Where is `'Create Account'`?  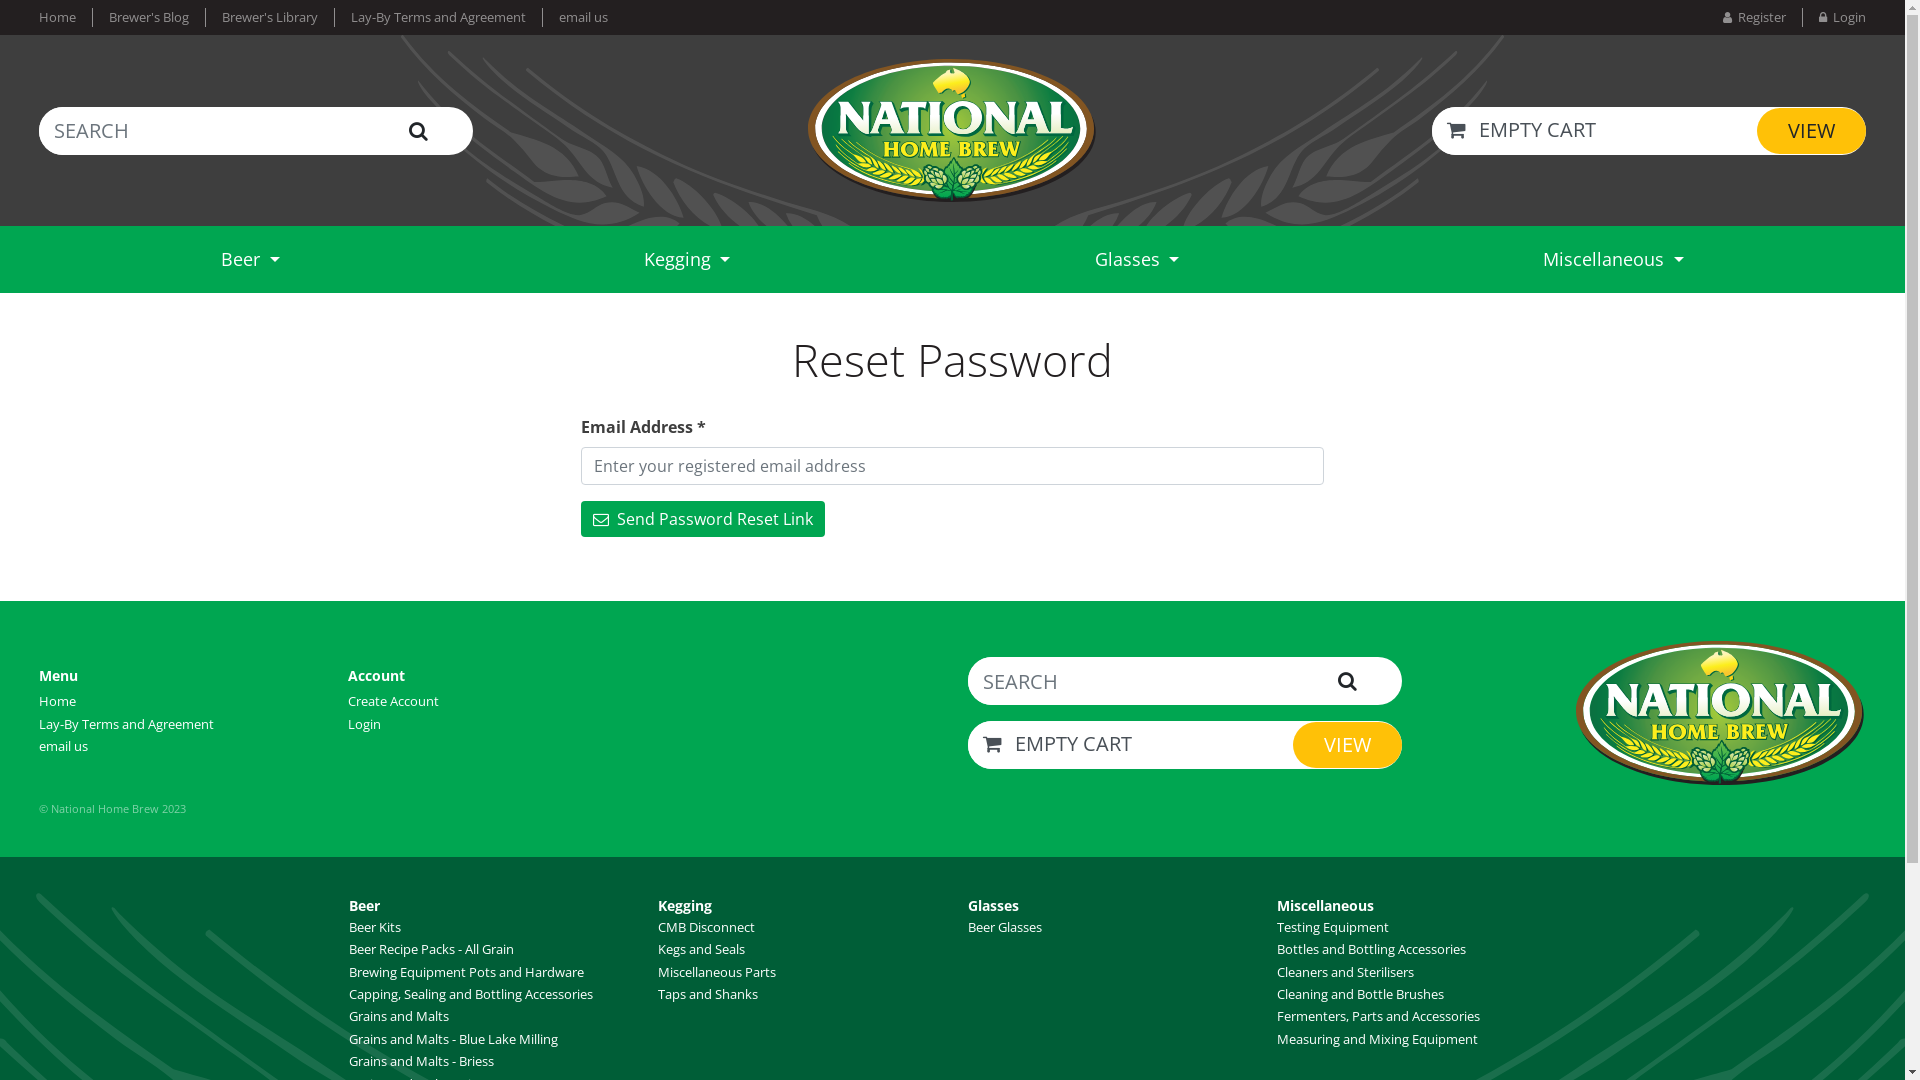
'Create Account' is located at coordinates (393, 700).